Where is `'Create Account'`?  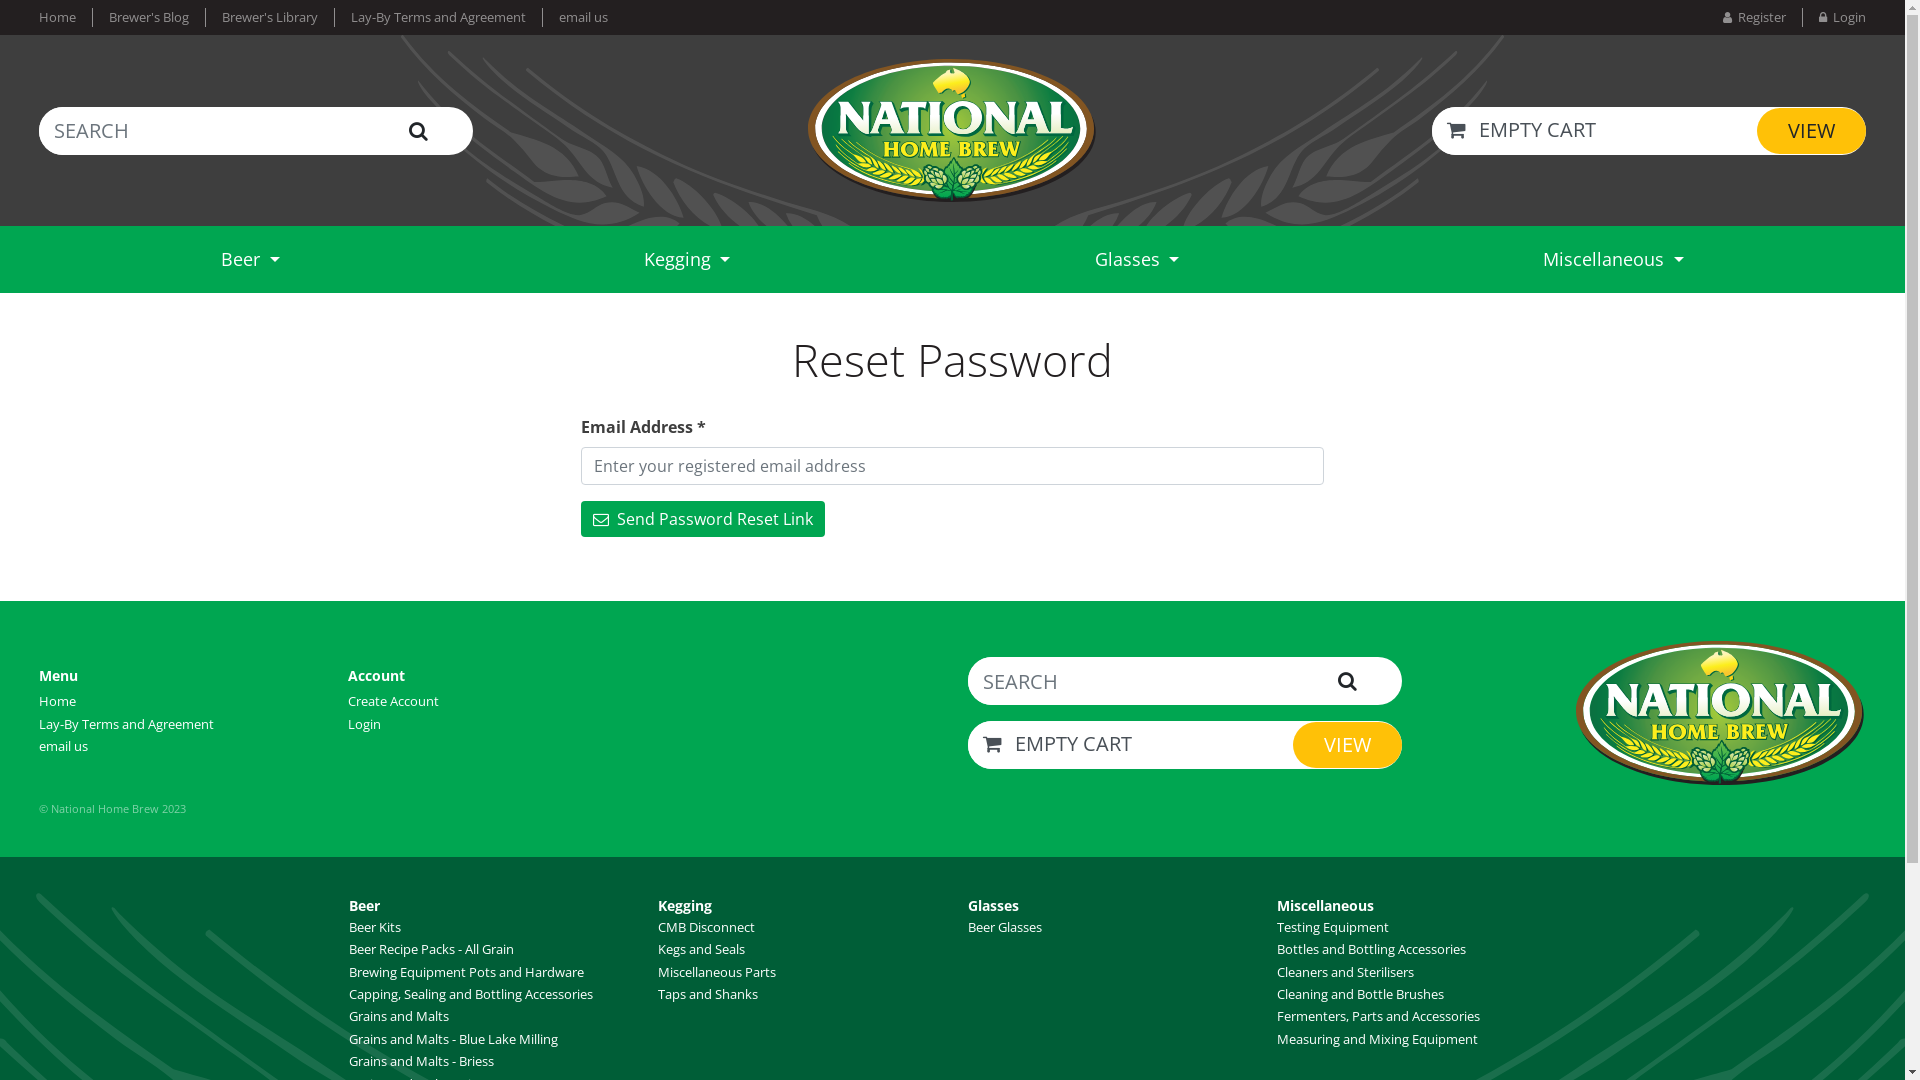
'Create Account' is located at coordinates (393, 700).